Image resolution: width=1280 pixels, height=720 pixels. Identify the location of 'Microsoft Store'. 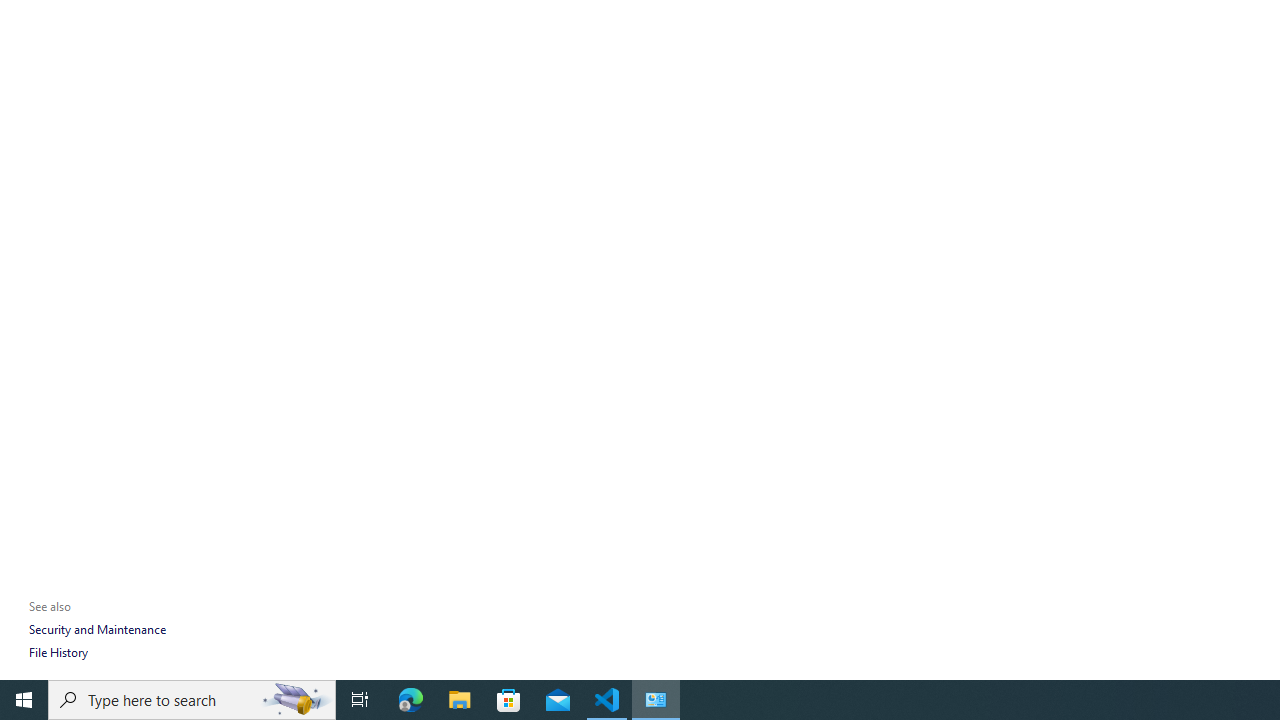
(509, 698).